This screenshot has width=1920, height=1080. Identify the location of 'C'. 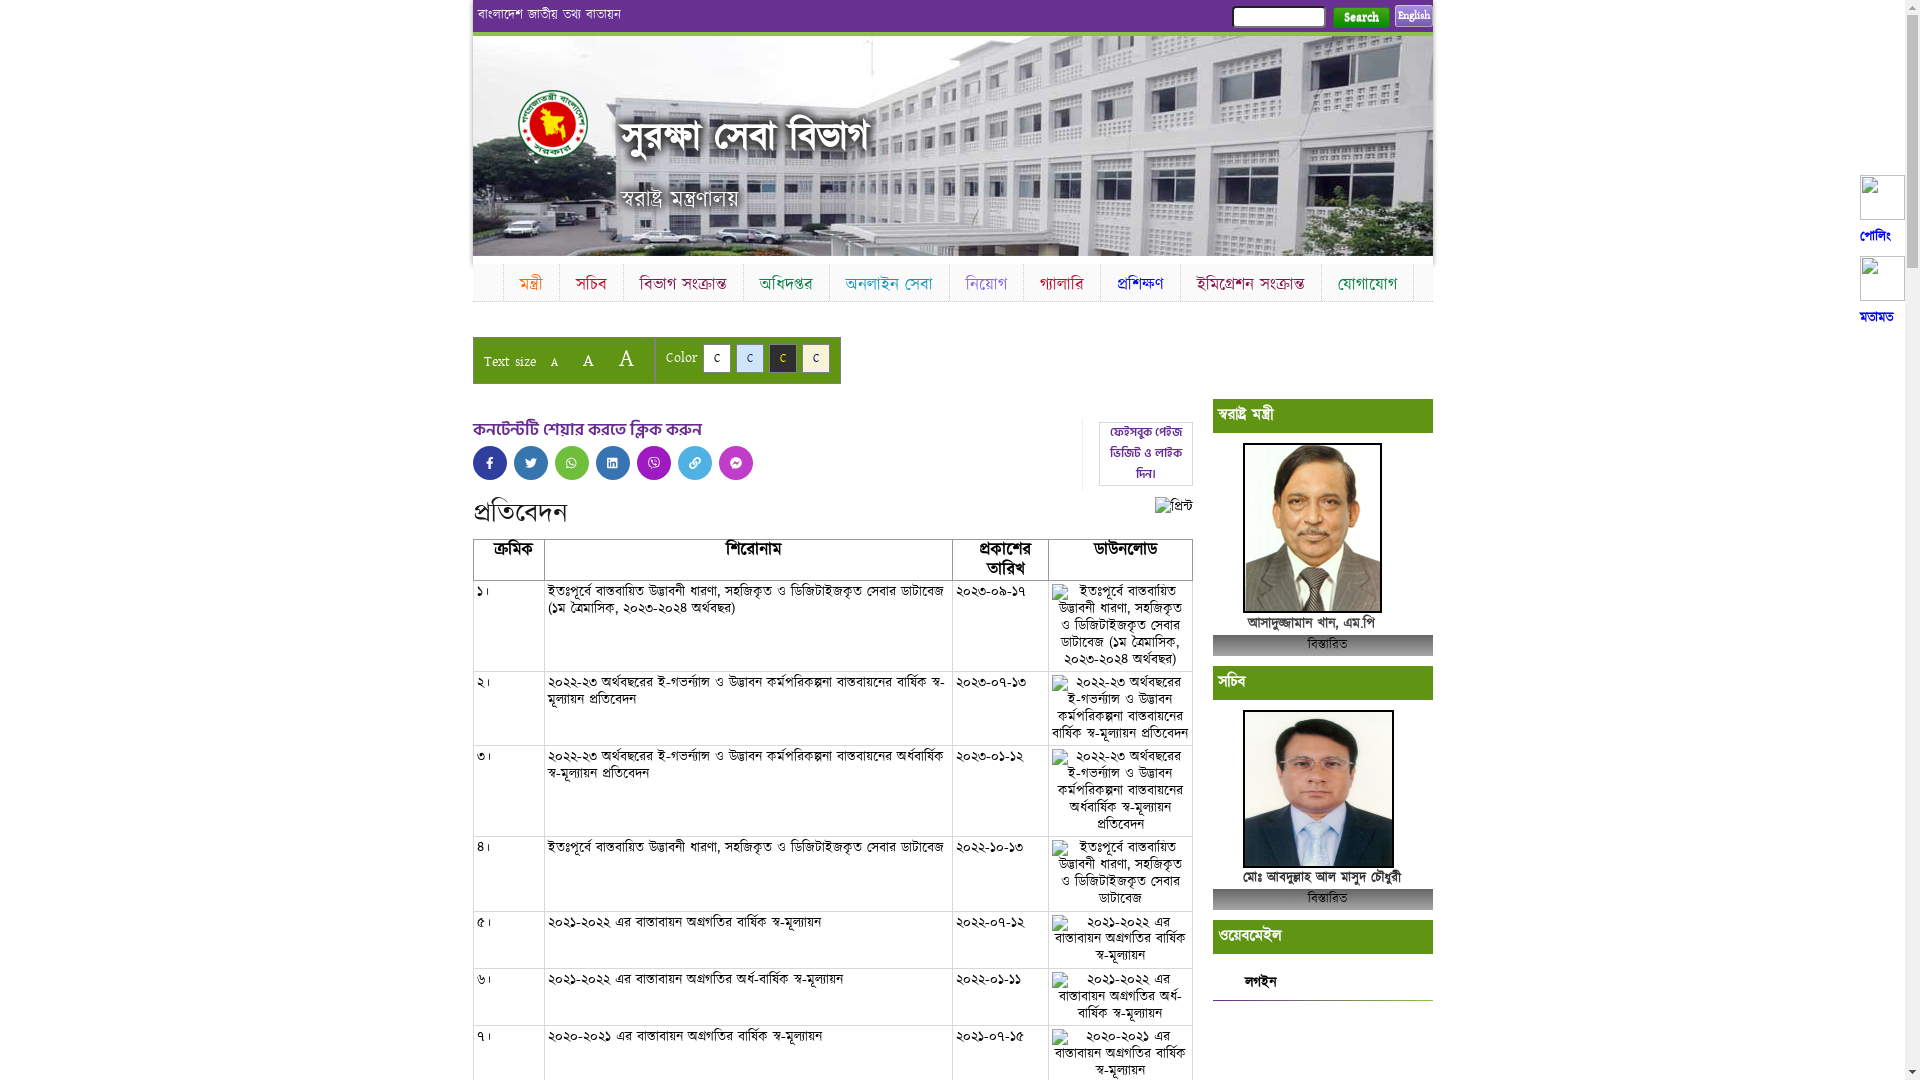
(767, 357).